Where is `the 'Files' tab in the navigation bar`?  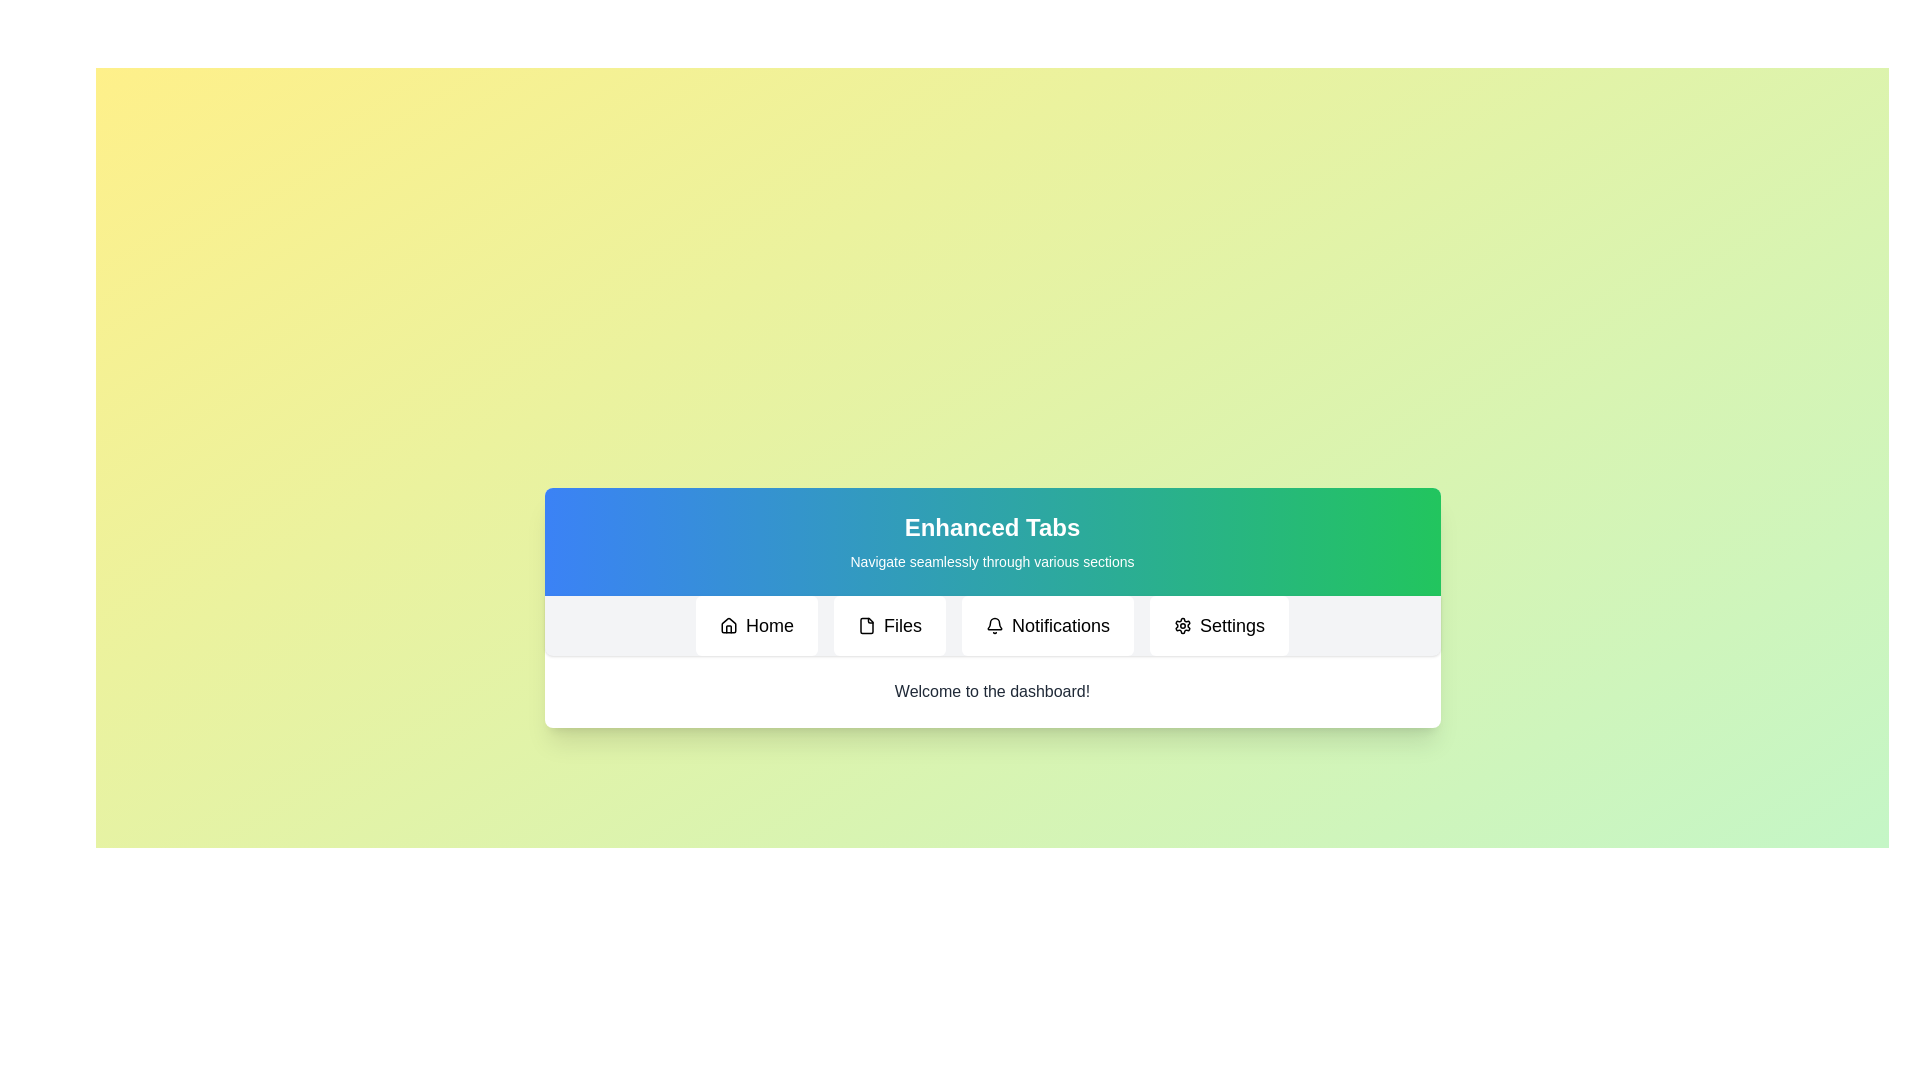 the 'Files' tab in the navigation bar is located at coordinates (888, 624).